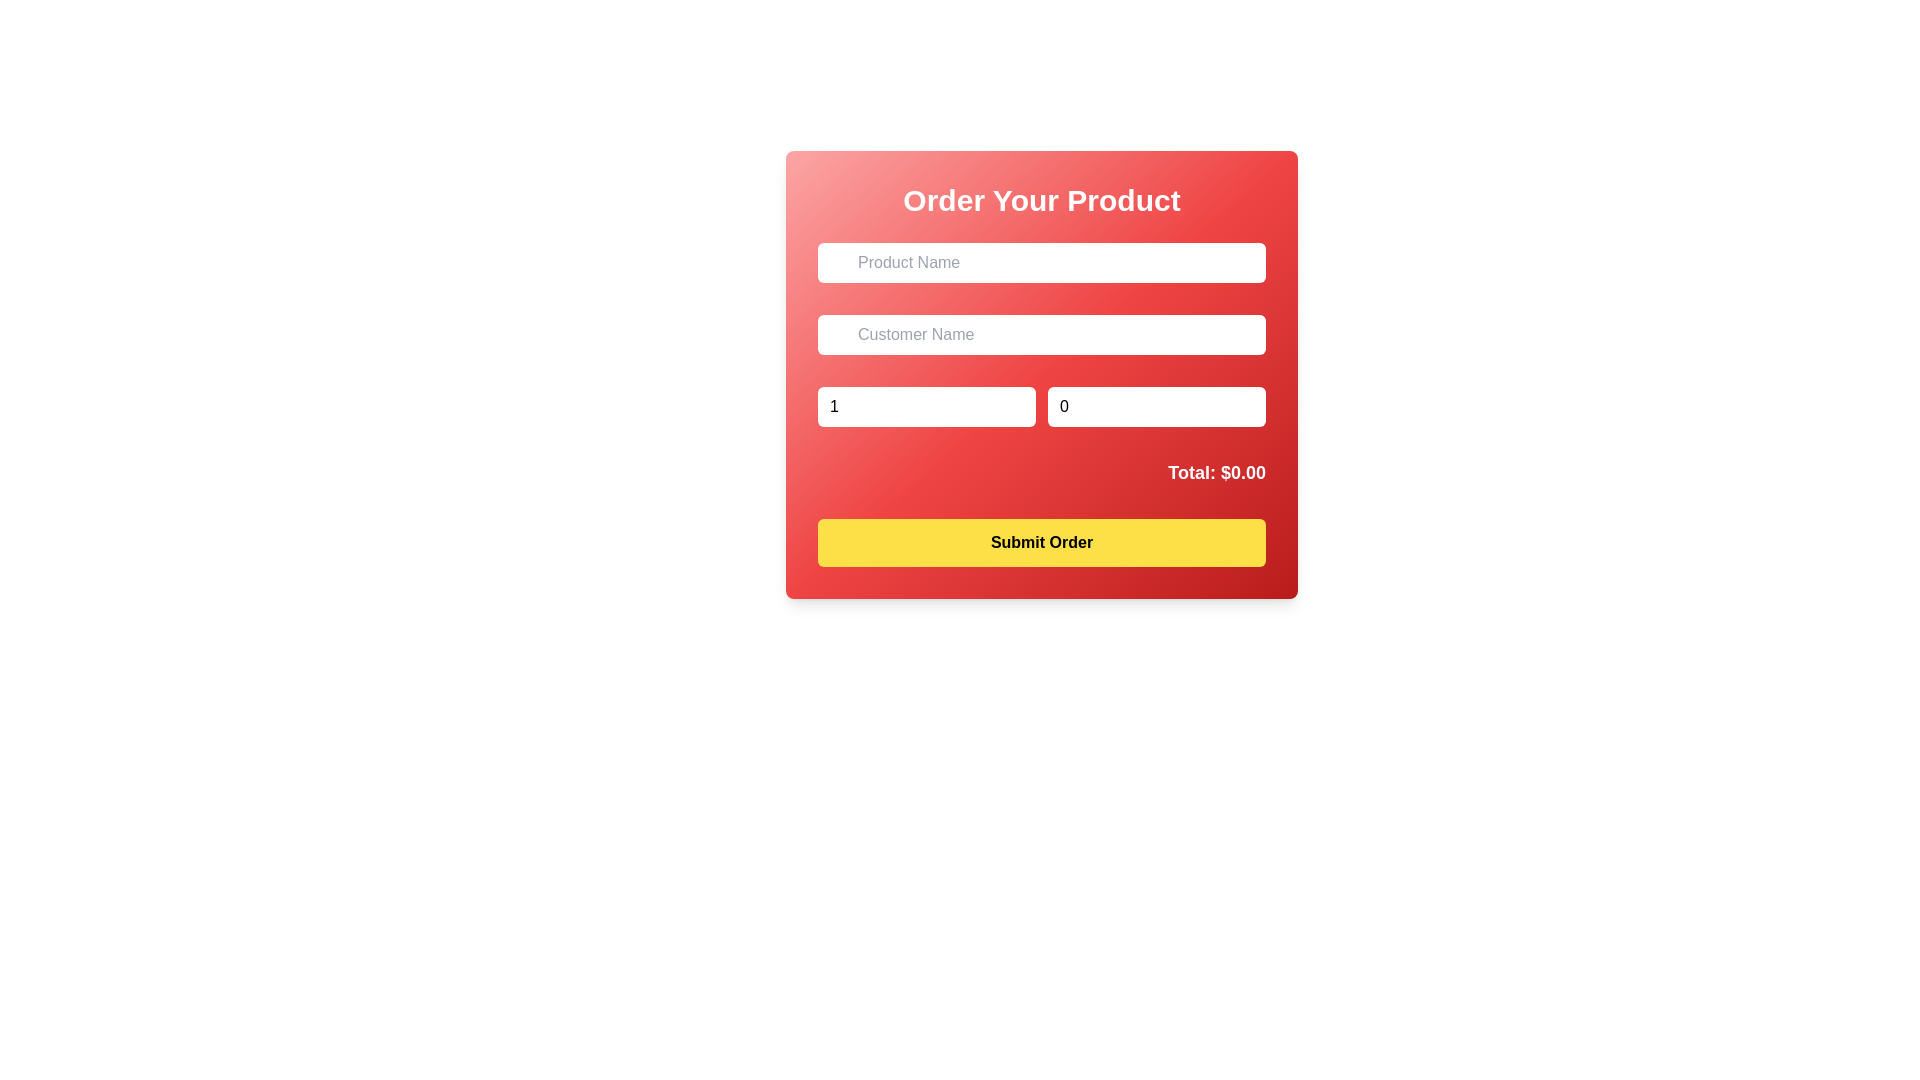 The width and height of the screenshot is (1920, 1080). What do you see at coordinates (1040, 393) in the screenshot?
I see `the right input field of the number input fields to focus on it and change the price per unit for the product in the order submission form` at bounding box center [1040, 393].